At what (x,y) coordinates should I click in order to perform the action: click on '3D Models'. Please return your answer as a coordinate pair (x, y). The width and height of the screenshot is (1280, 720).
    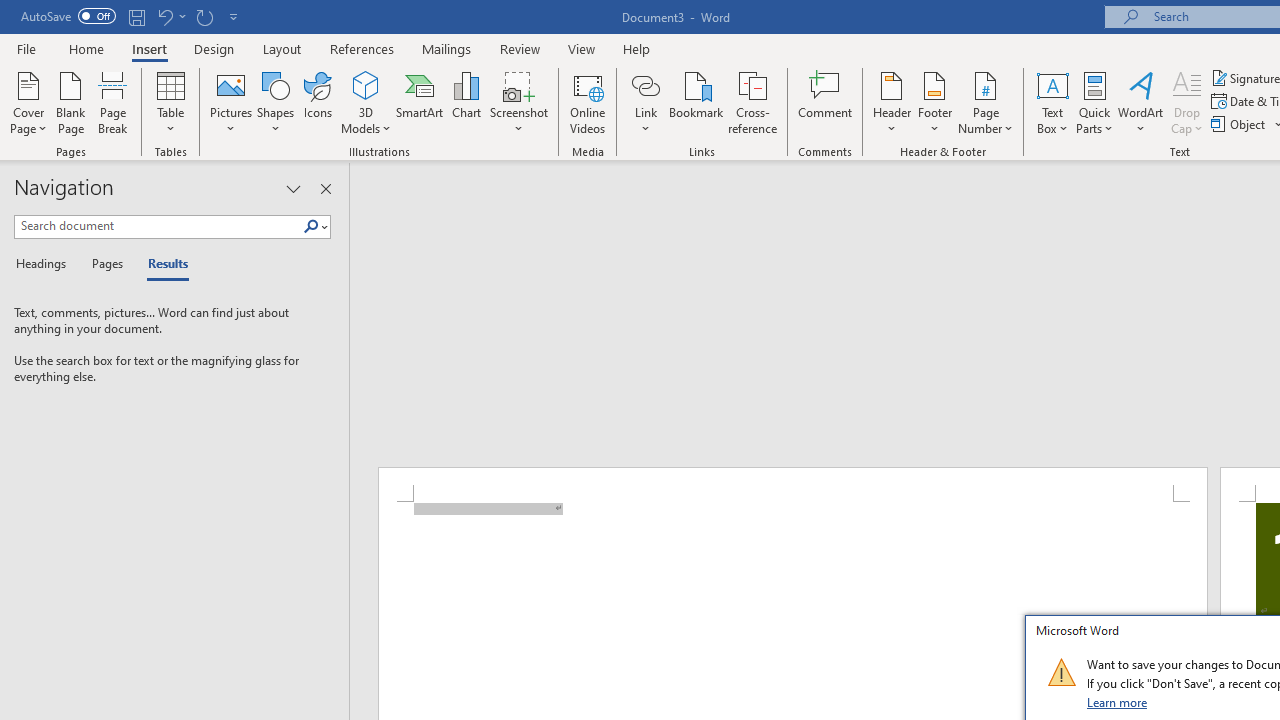
    Looking at the image, I should click on (366, 103).